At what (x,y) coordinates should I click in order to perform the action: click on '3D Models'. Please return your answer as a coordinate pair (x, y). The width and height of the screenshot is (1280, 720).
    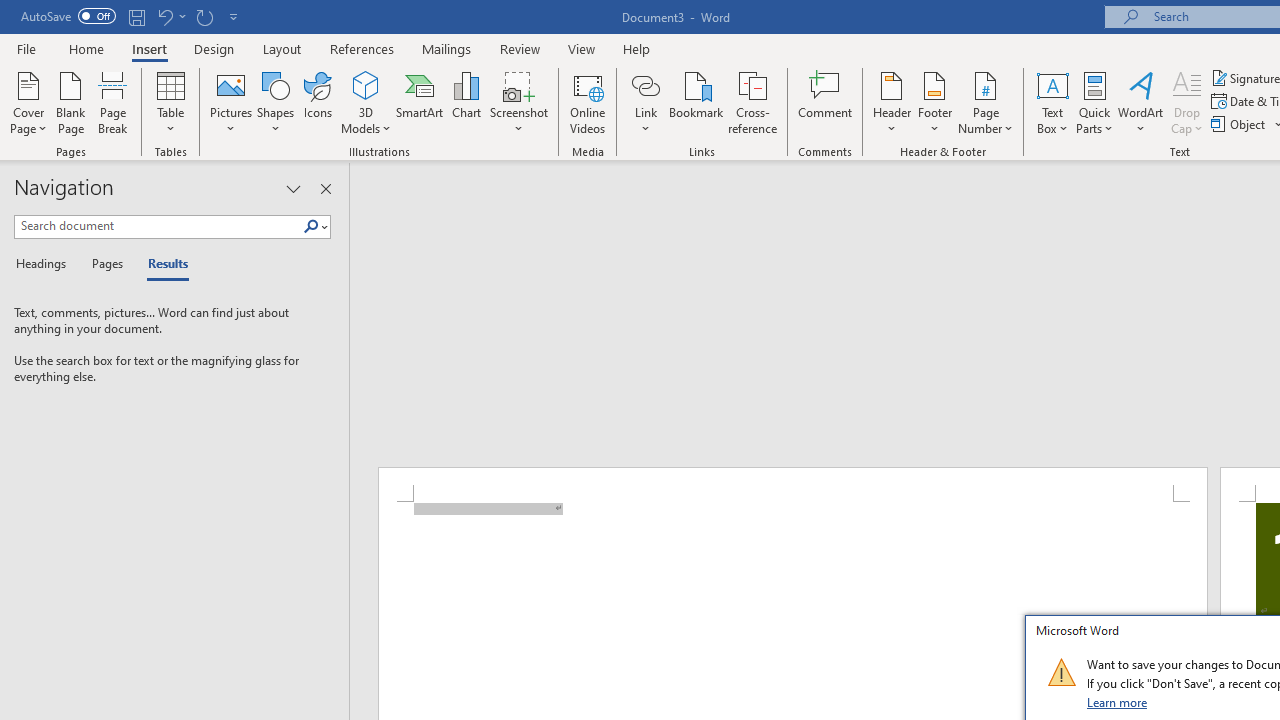
    Looking at the image, I should click on (366, 103).